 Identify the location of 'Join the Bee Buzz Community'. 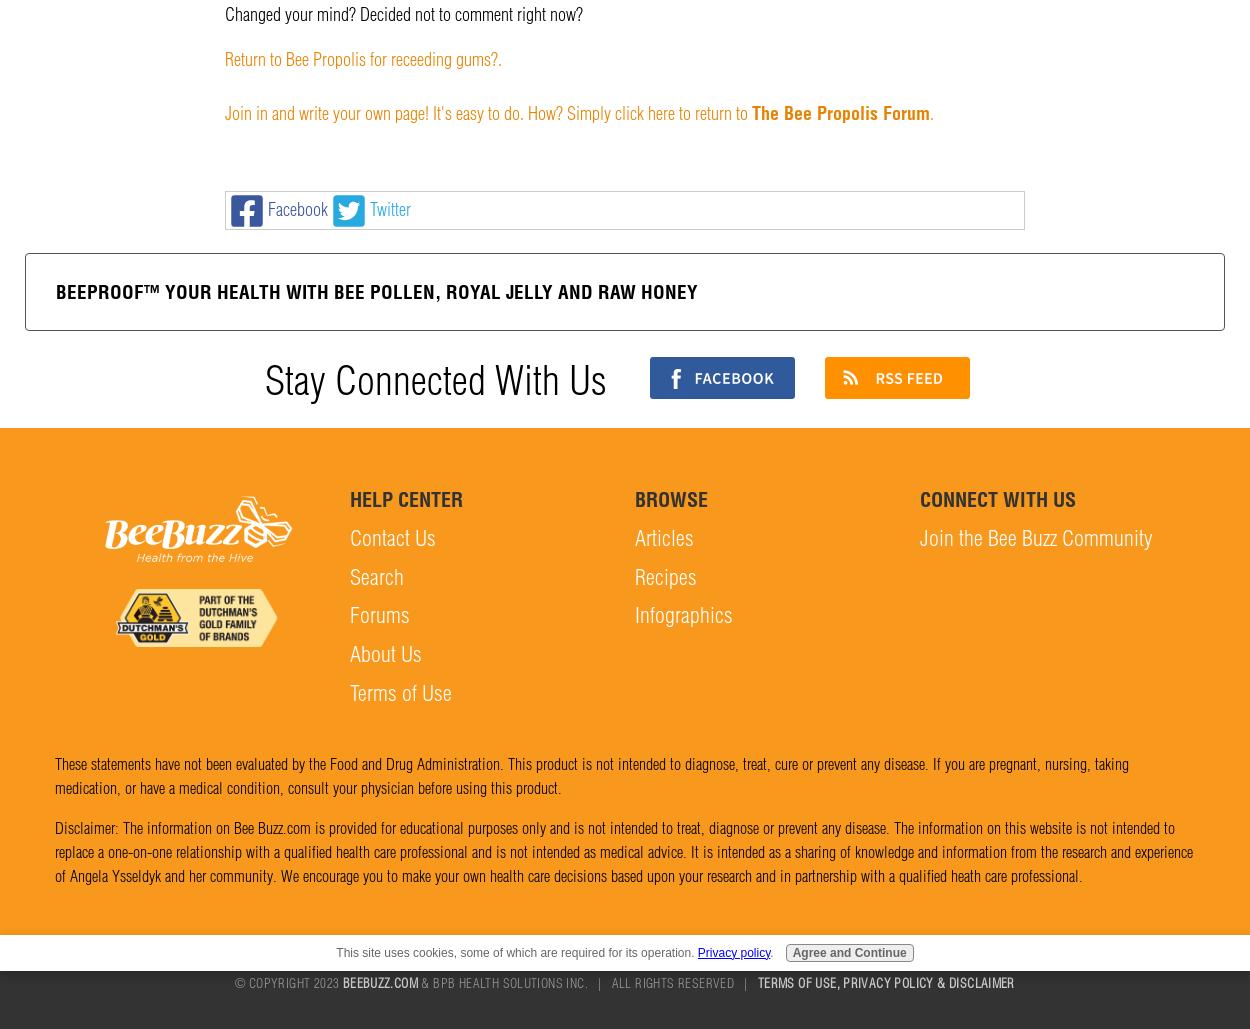
(1036, 536).